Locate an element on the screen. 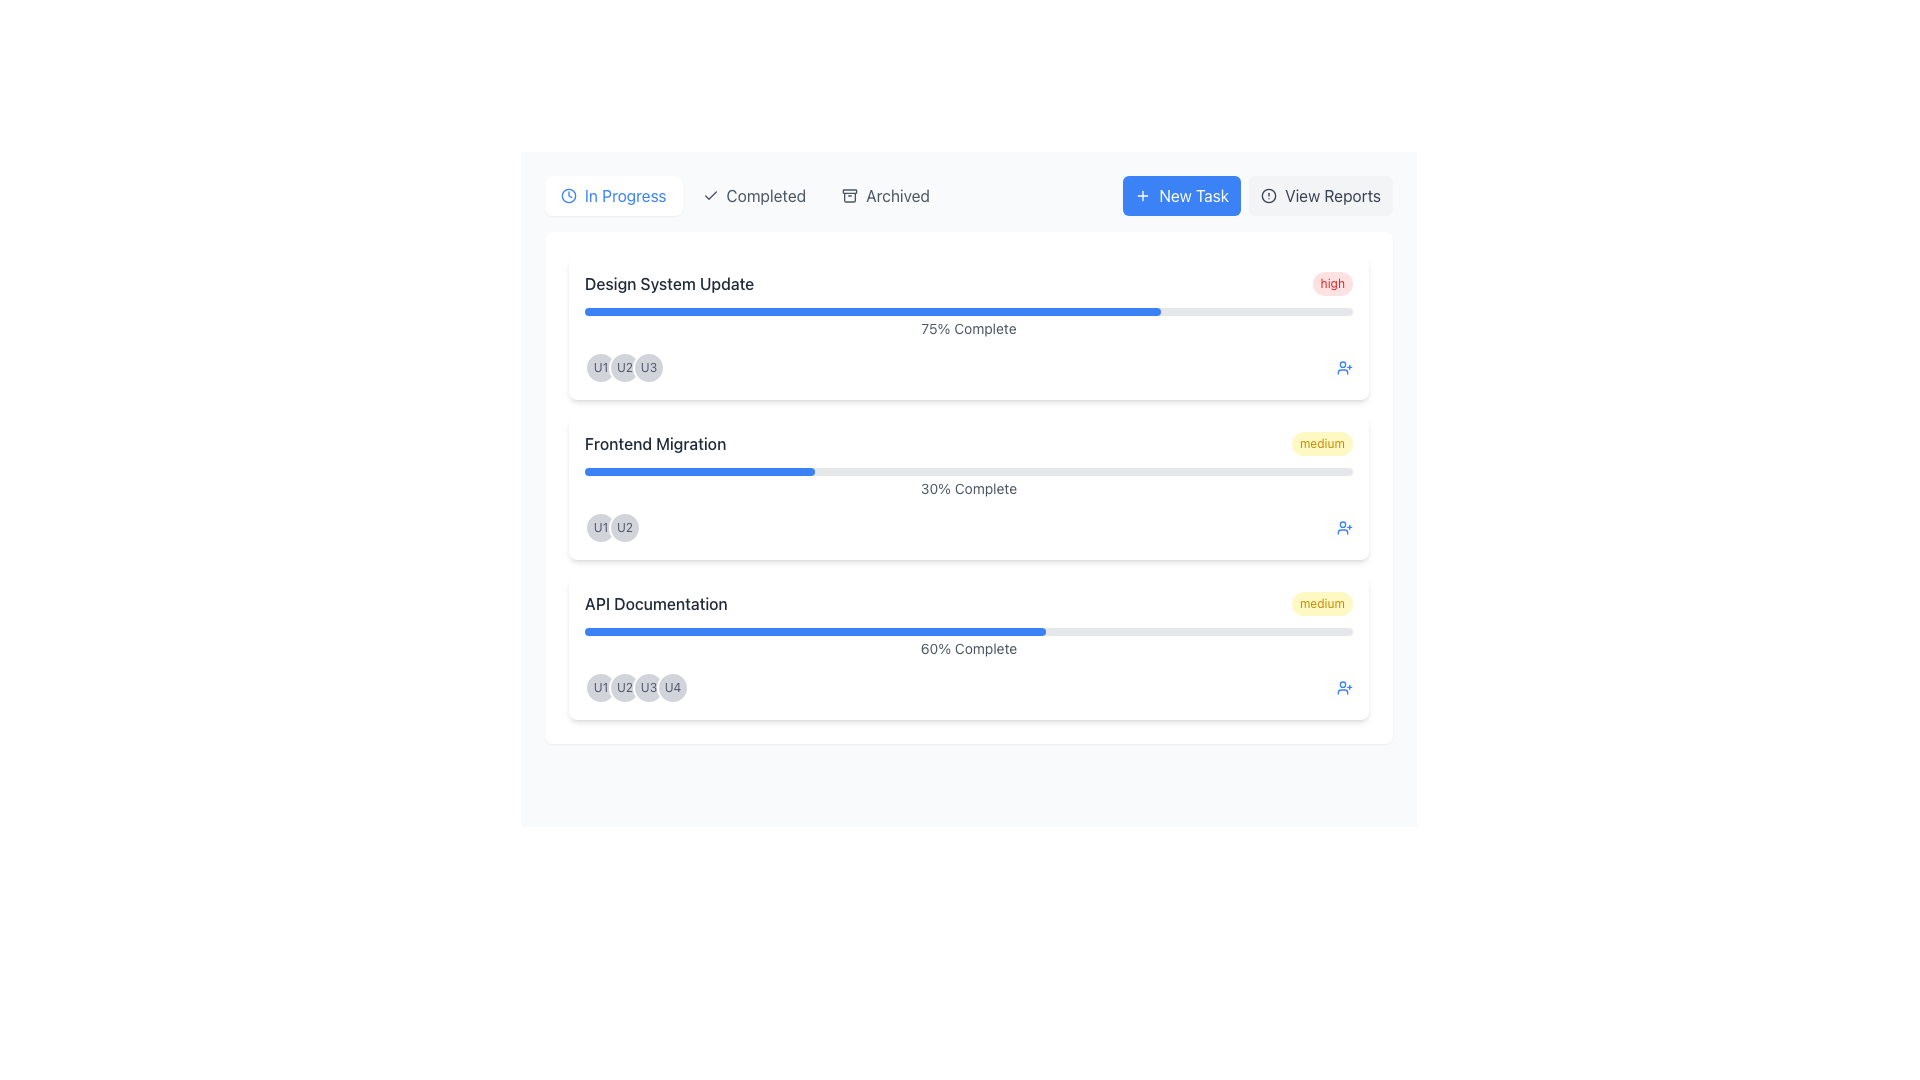 The width and height of the screenshot is (1920, 1080). the circular avatar representing user 'U2' associated with the 'Design System Update' task, which is the central avatar in a row of three avatars labeled 'U1', 'U2', and 'U3' is located at coordinates (623, 367).